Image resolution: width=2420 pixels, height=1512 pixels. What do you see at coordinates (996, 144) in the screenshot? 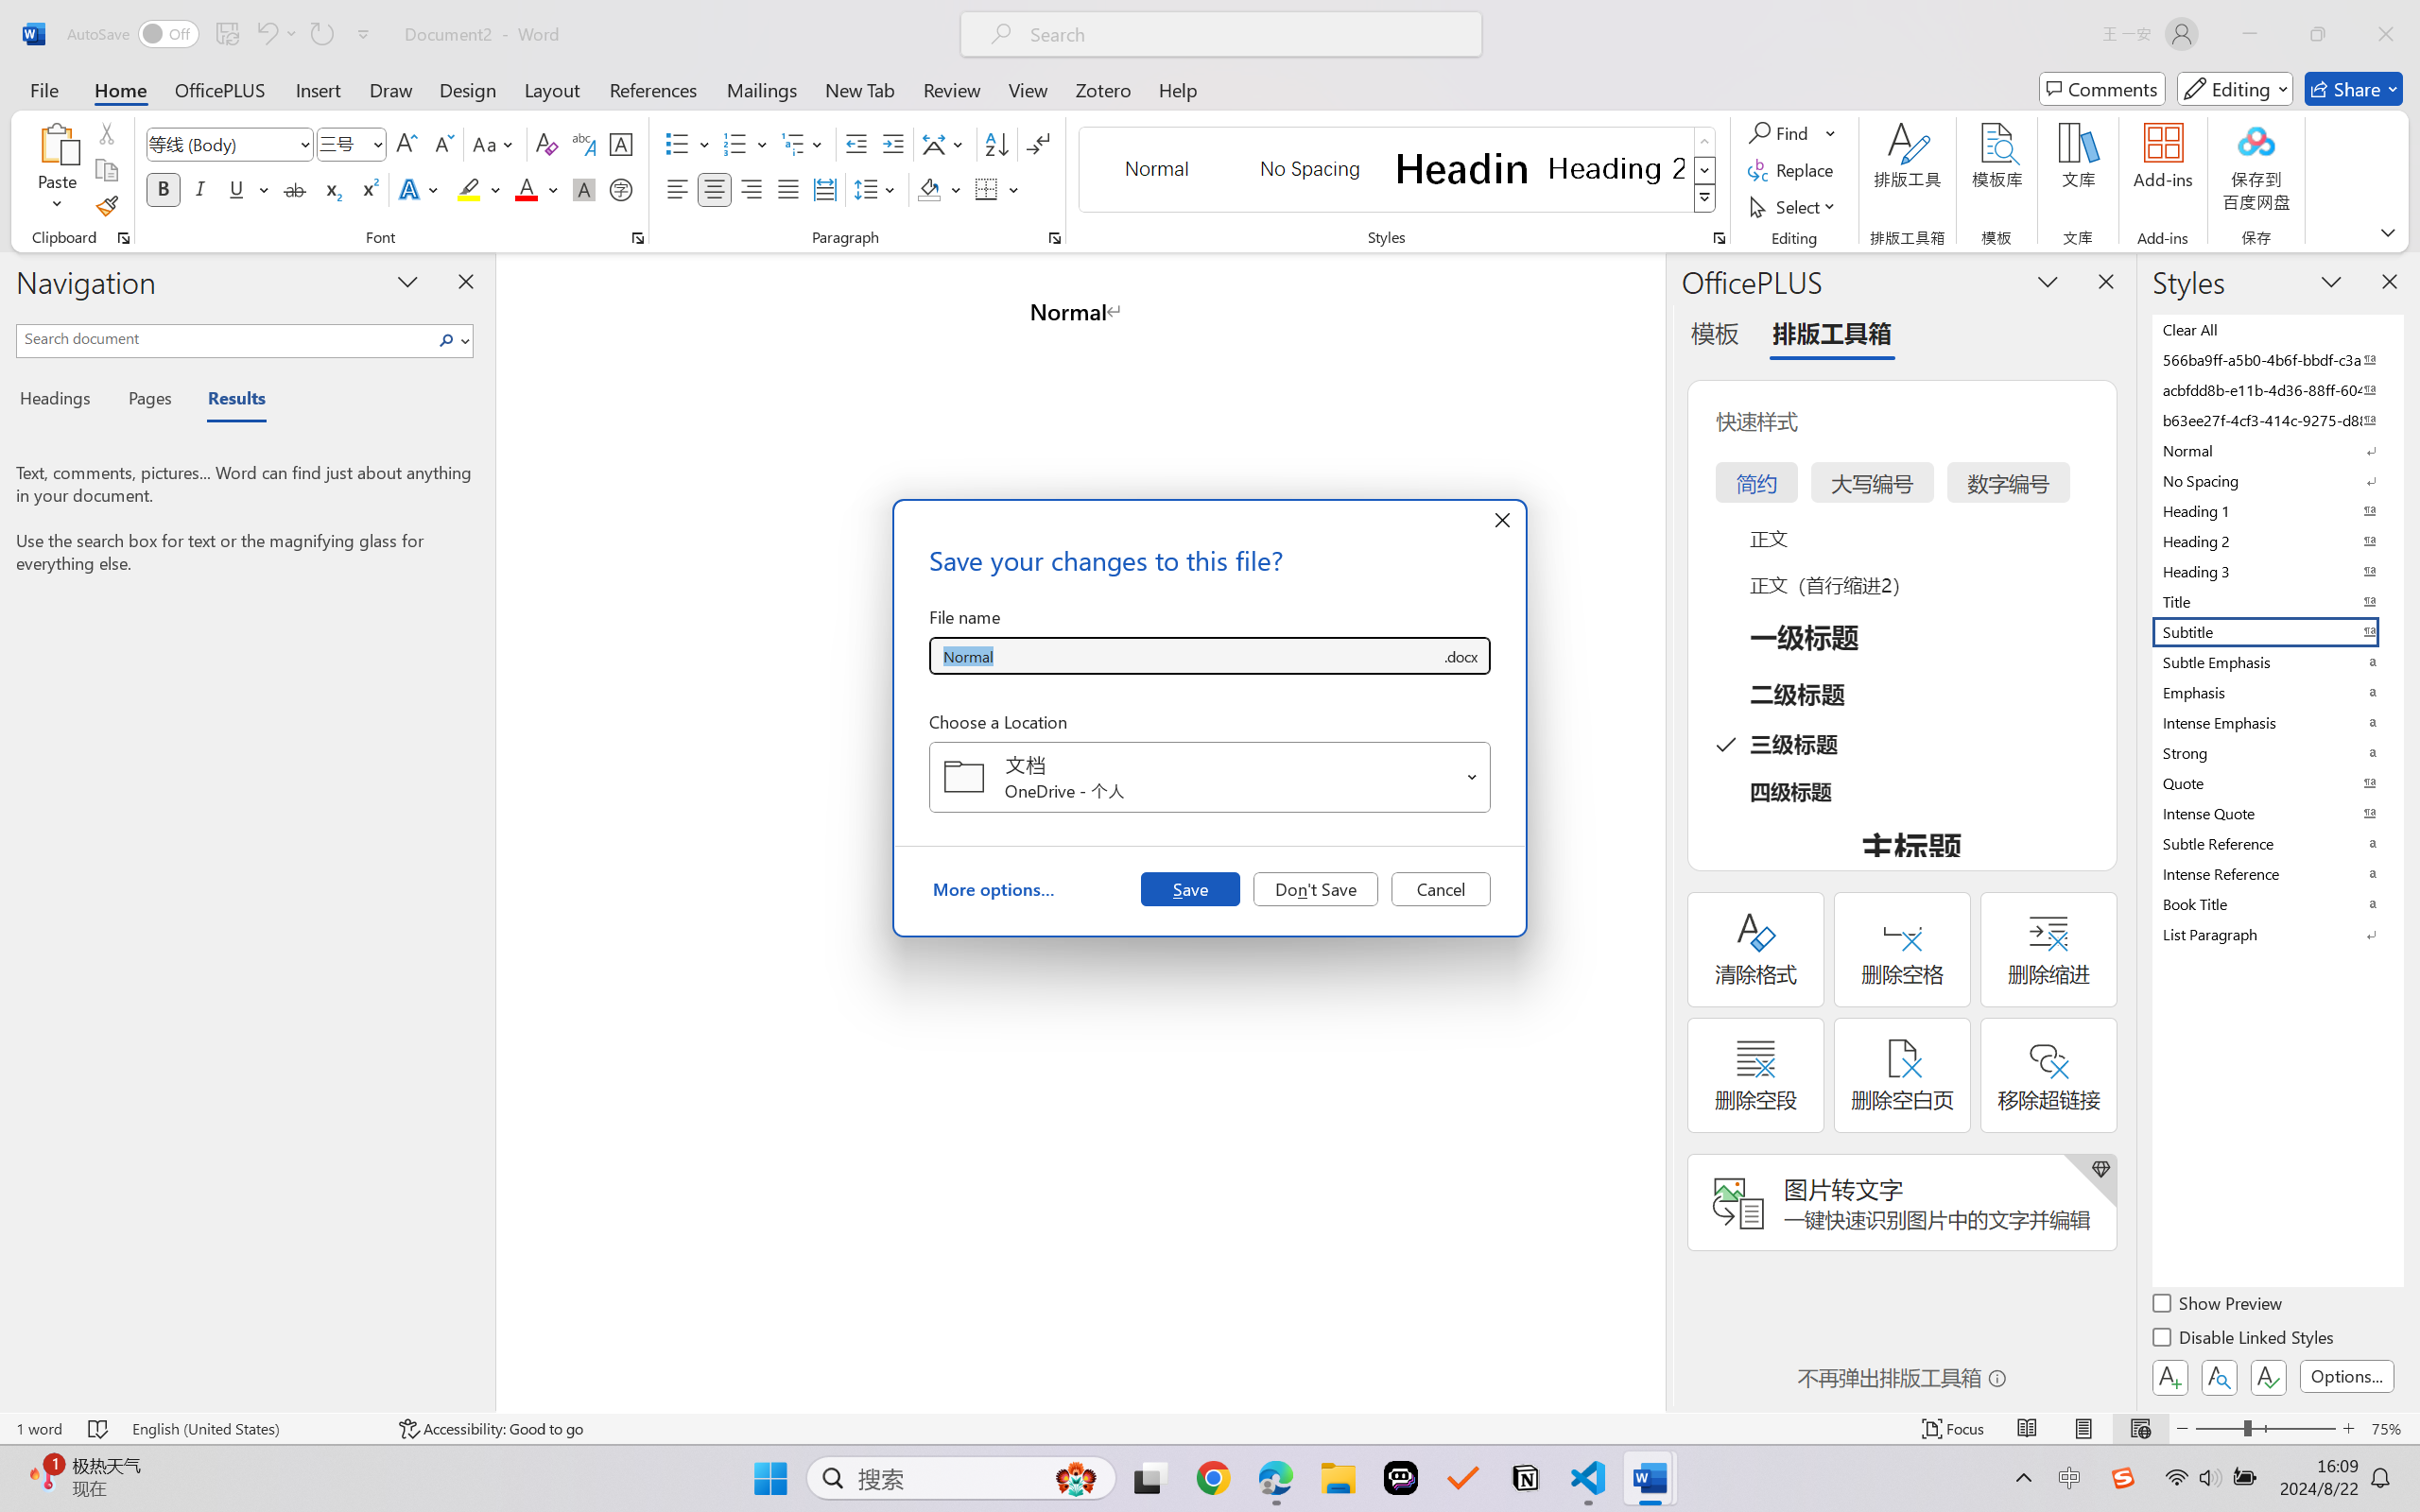
I see `'Sort...'` at bounding box center [996, 144].